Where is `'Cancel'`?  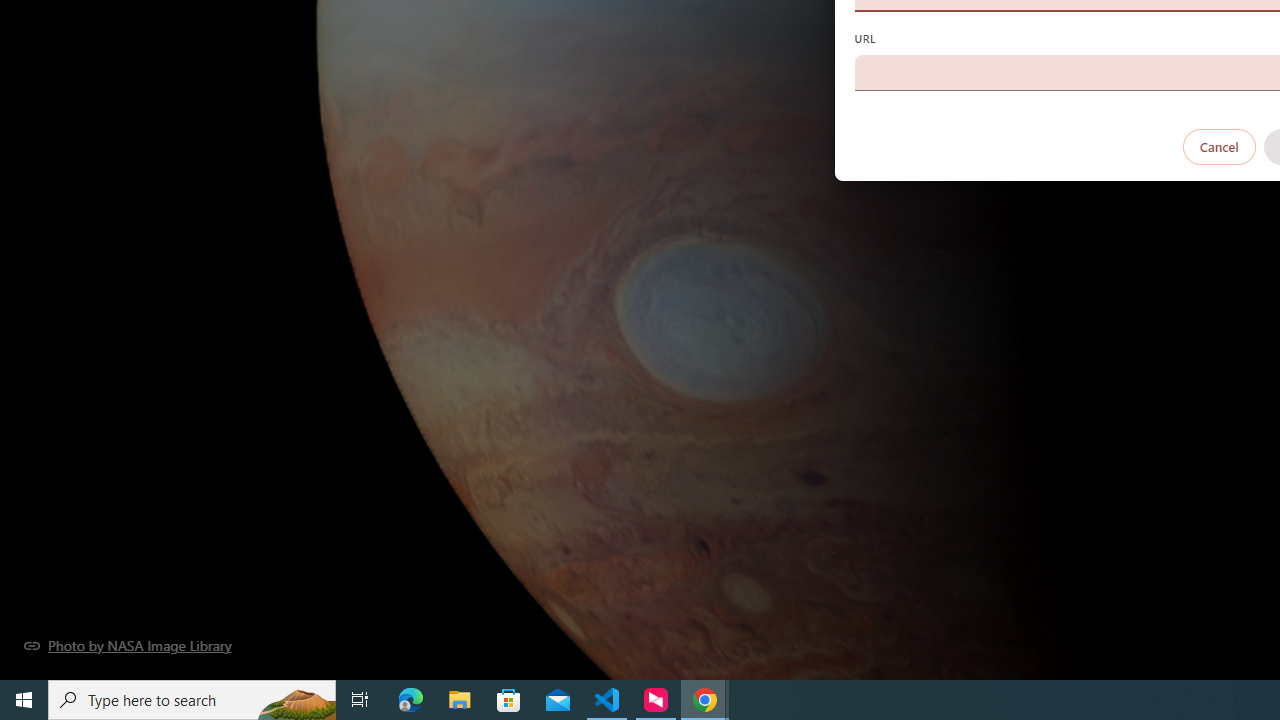
'Cancel' is located at coordinates (1217, 145).